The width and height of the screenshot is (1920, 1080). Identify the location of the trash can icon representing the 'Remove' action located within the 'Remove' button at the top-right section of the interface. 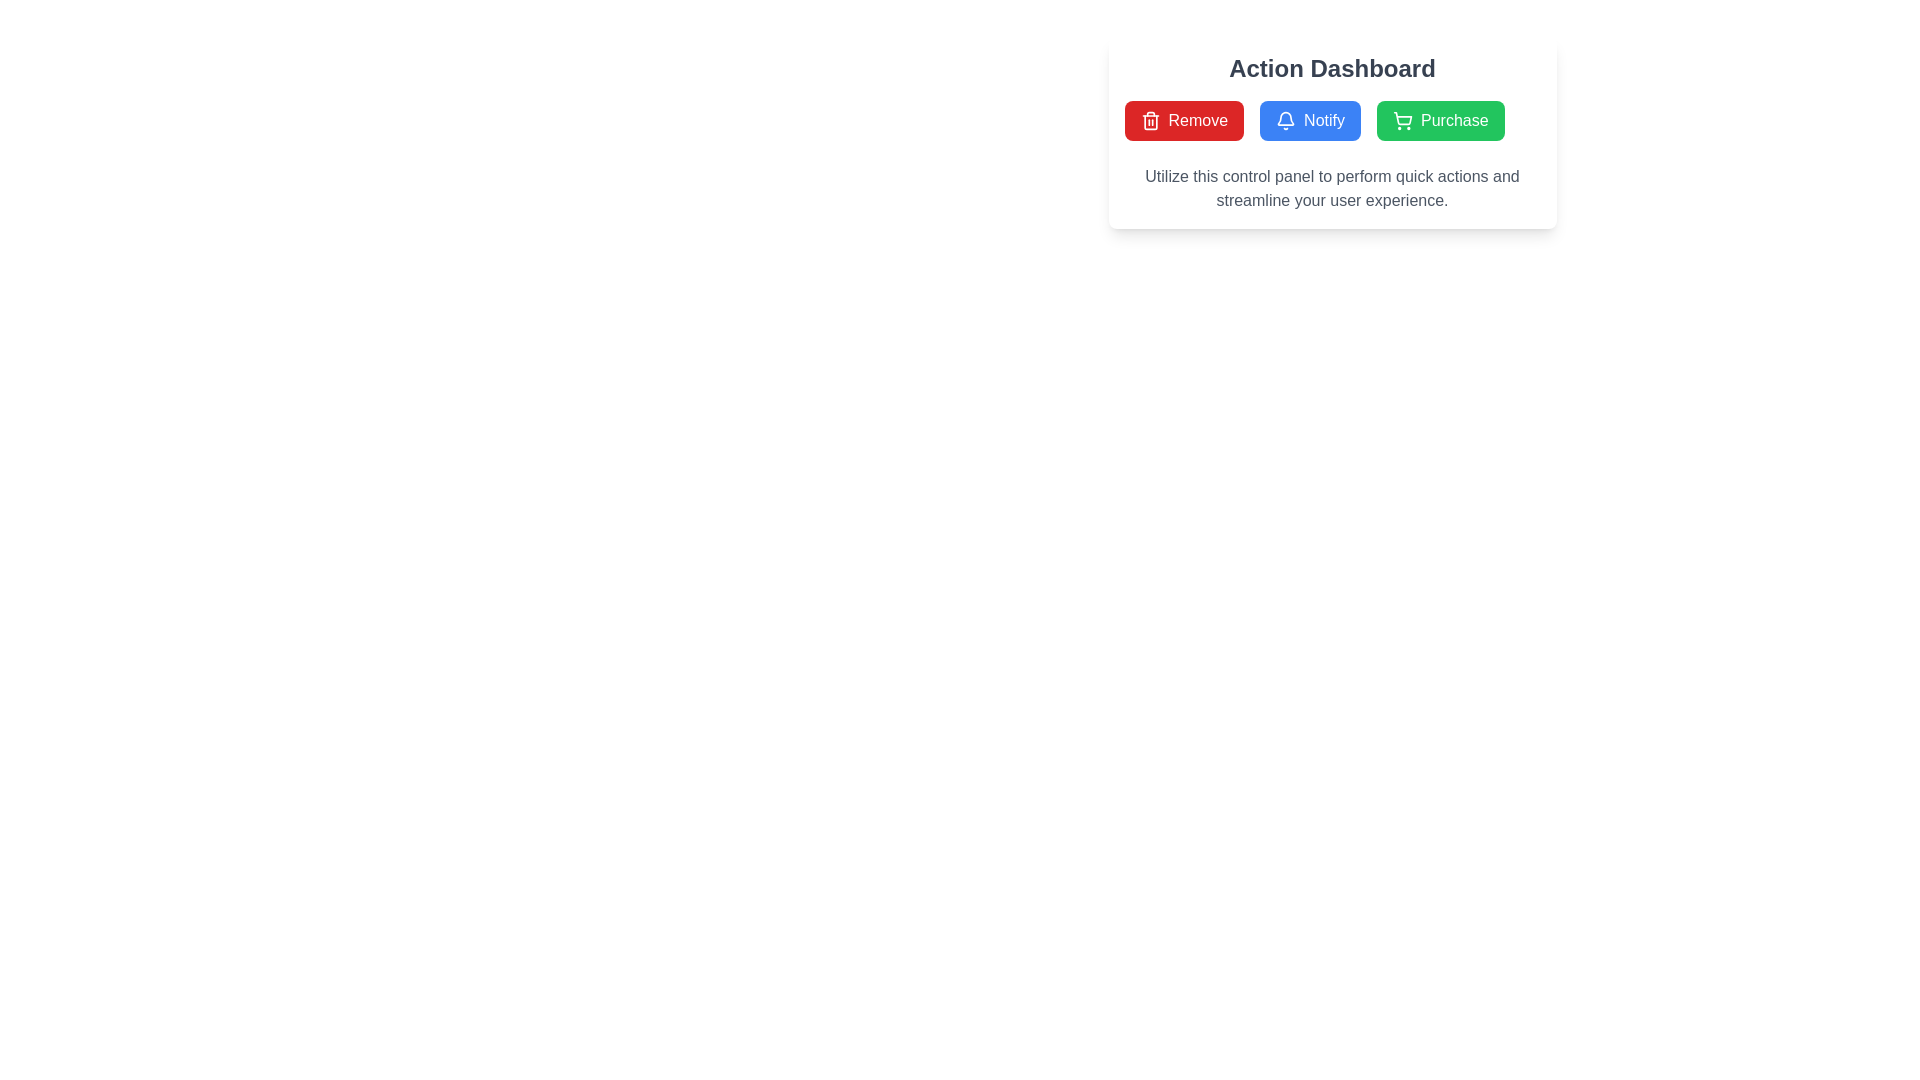
(1150, 120).